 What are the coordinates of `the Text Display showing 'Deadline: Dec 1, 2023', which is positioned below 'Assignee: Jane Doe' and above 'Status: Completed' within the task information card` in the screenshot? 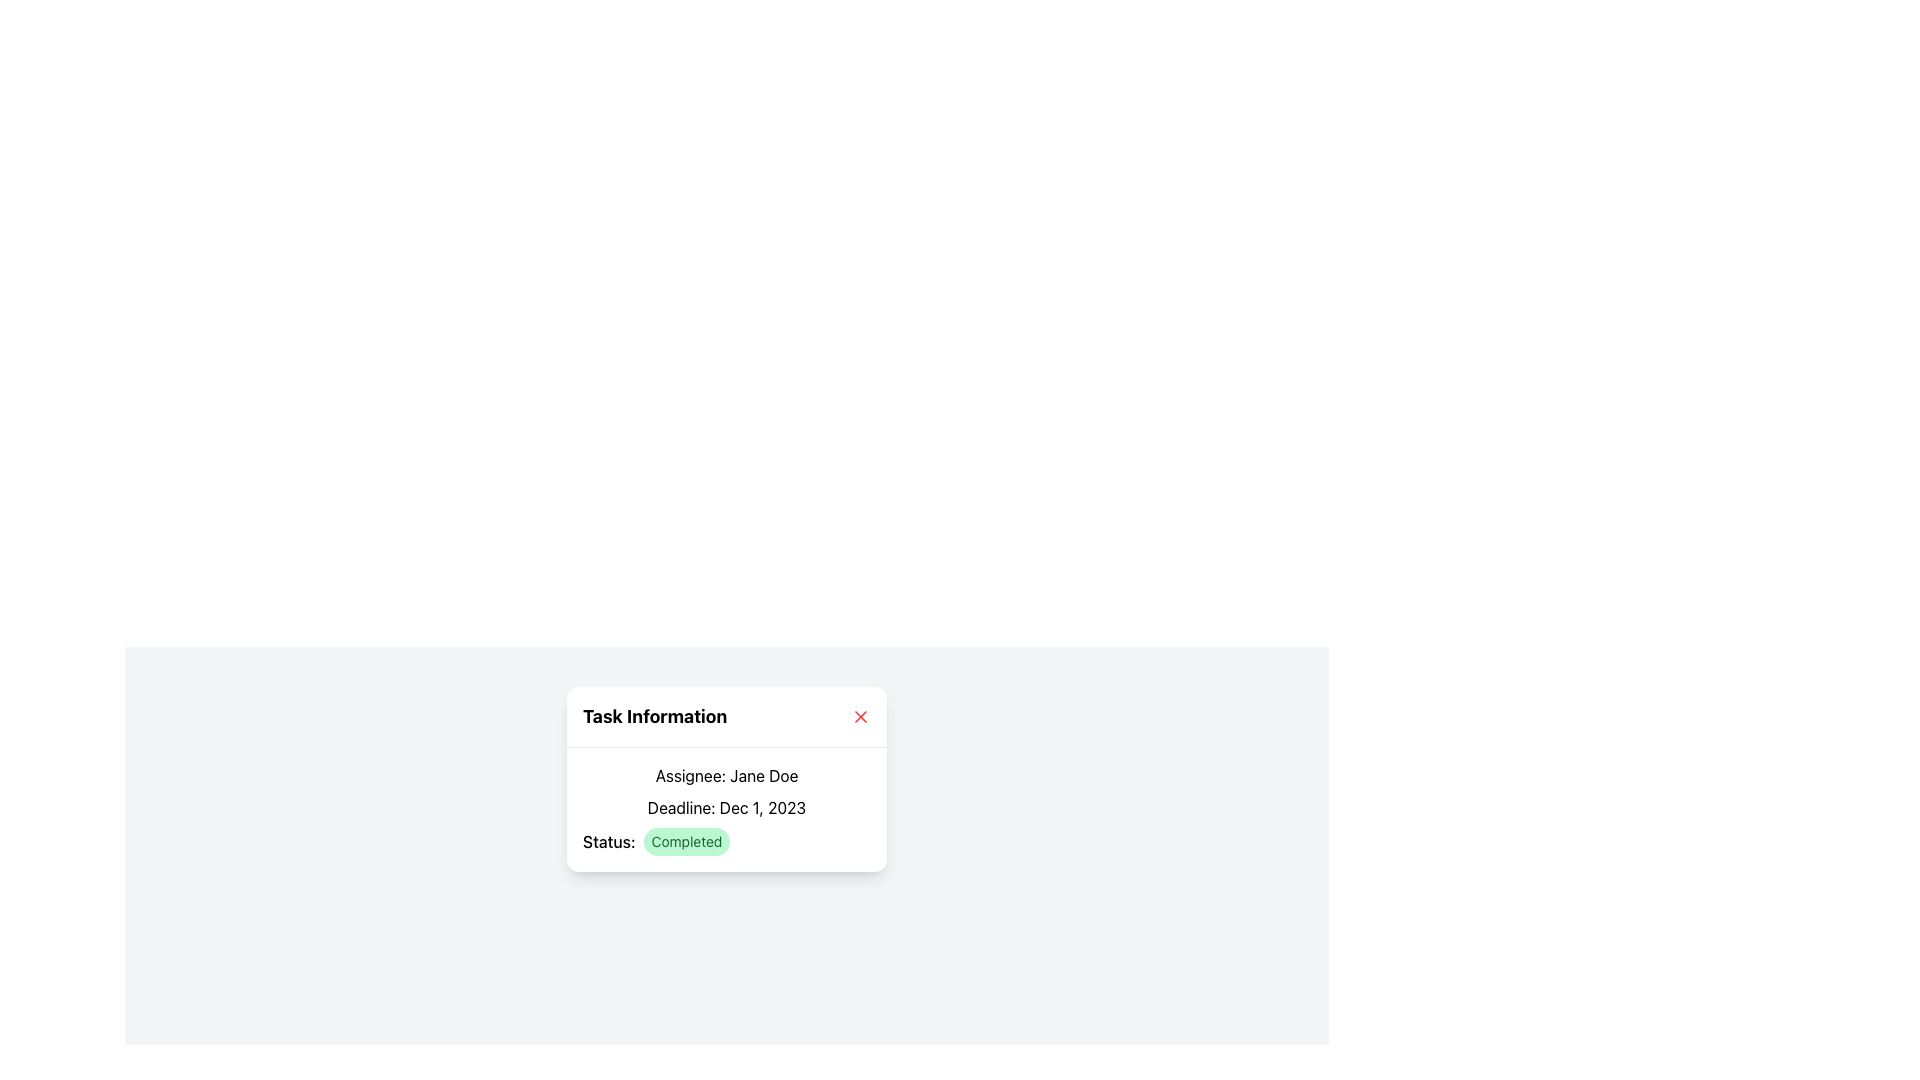 It's located at (725, 806).